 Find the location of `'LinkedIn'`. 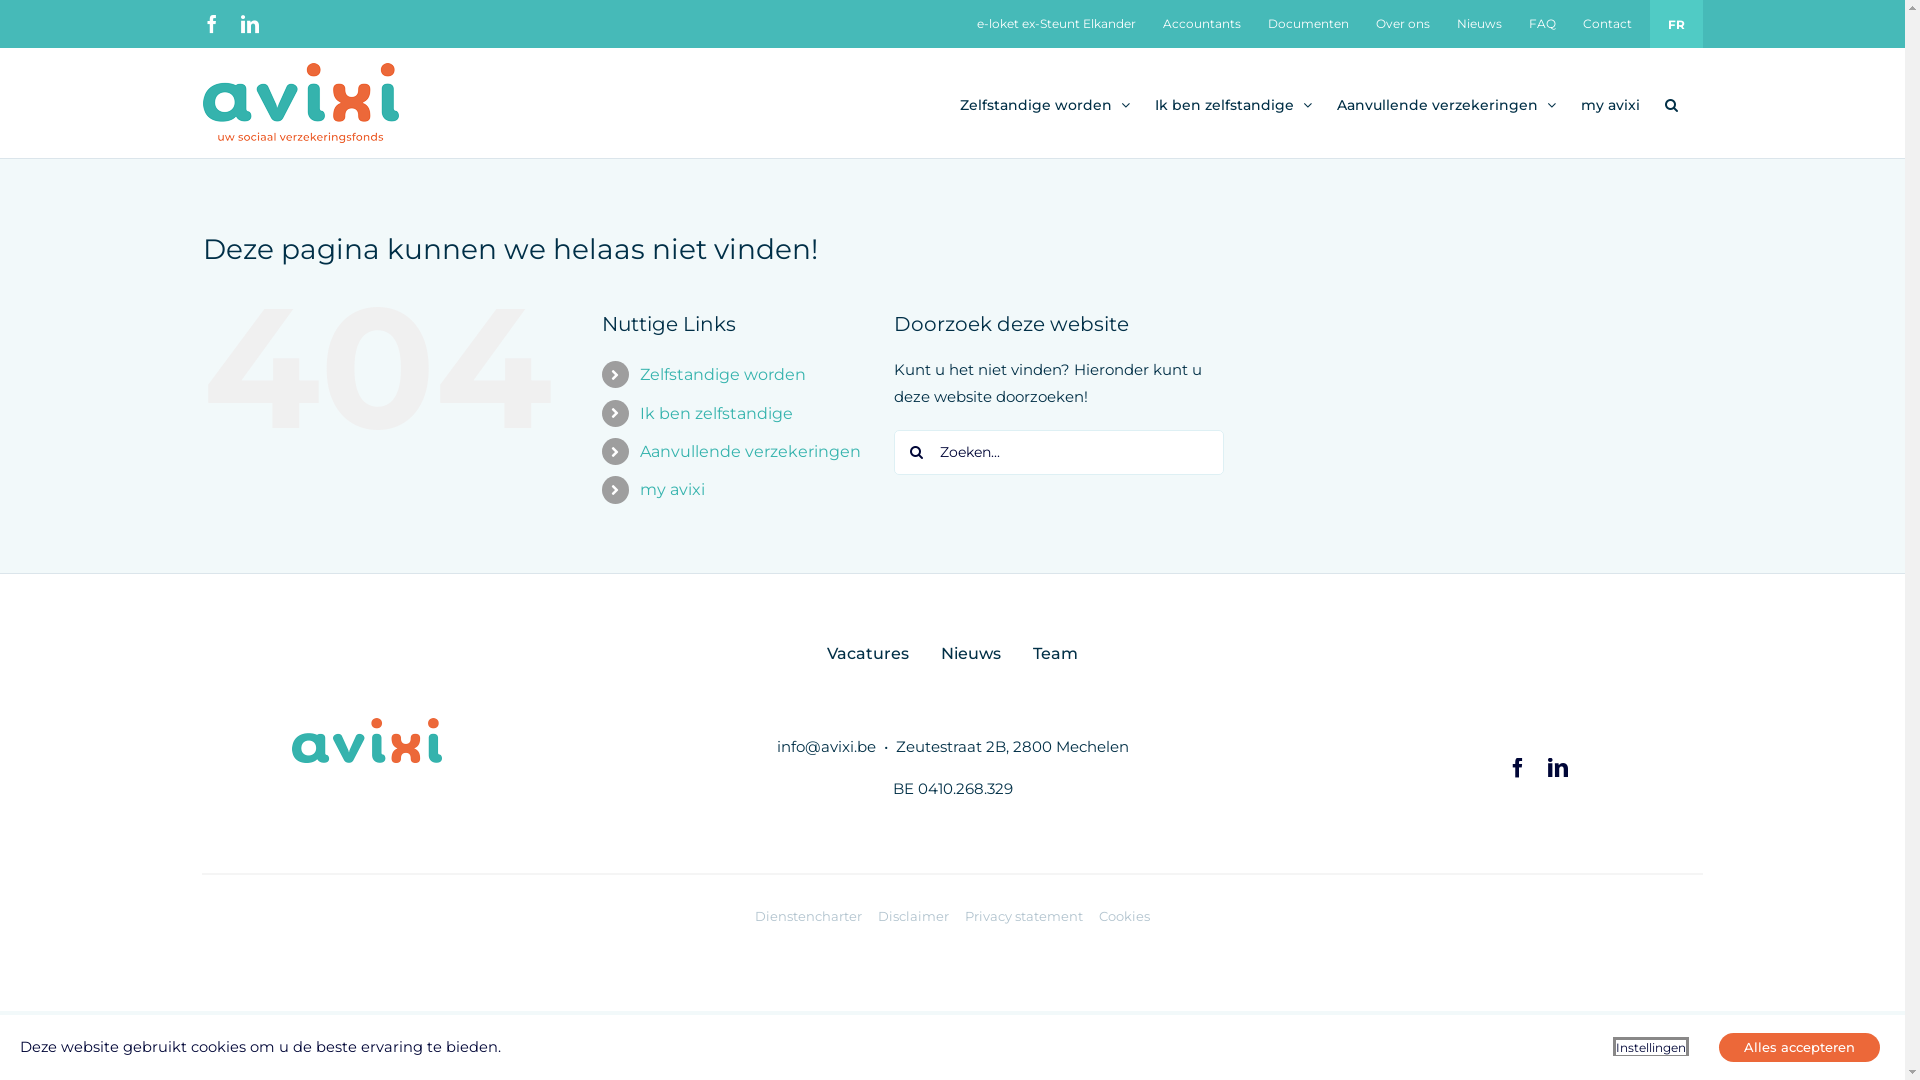

'LinkedIn' is located at coordinates (1547, 766).